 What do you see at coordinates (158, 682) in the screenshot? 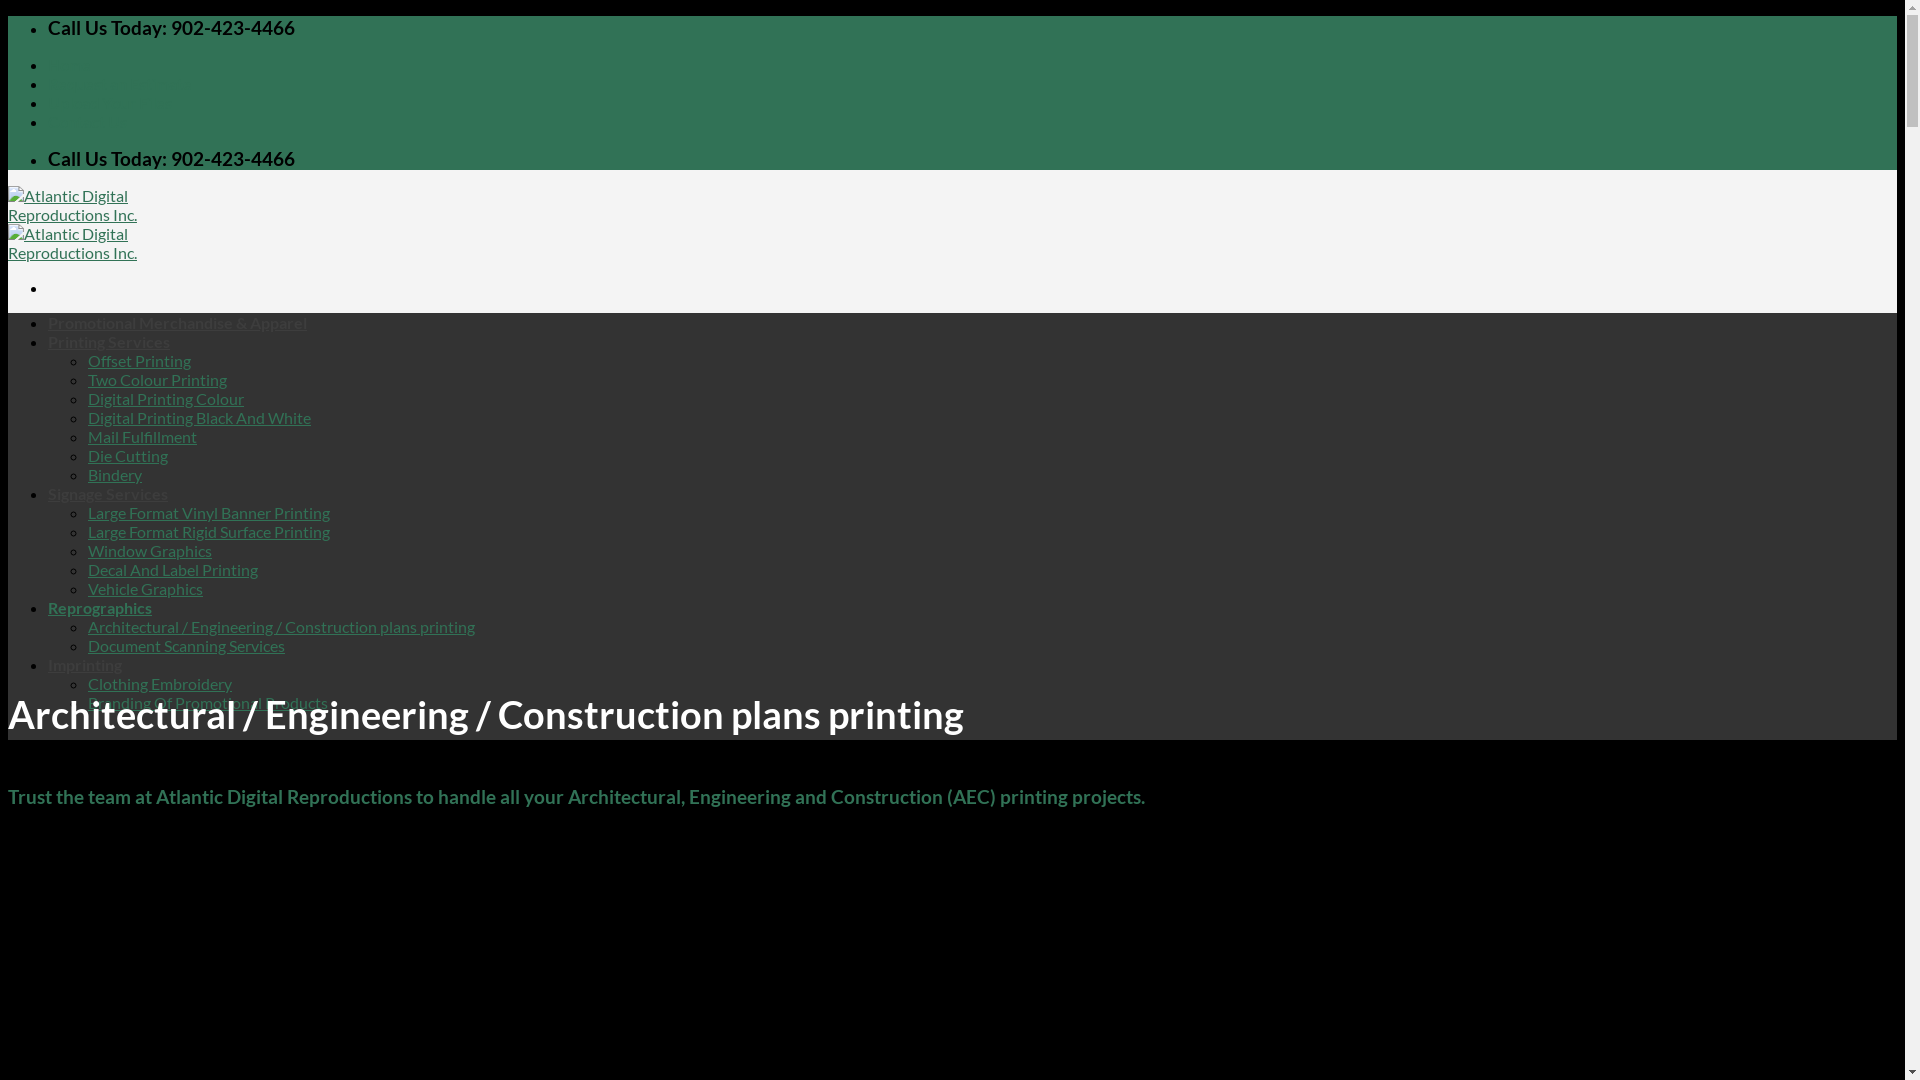
I see `'Clothing Embroidery'` at bounding box center [158, 682].